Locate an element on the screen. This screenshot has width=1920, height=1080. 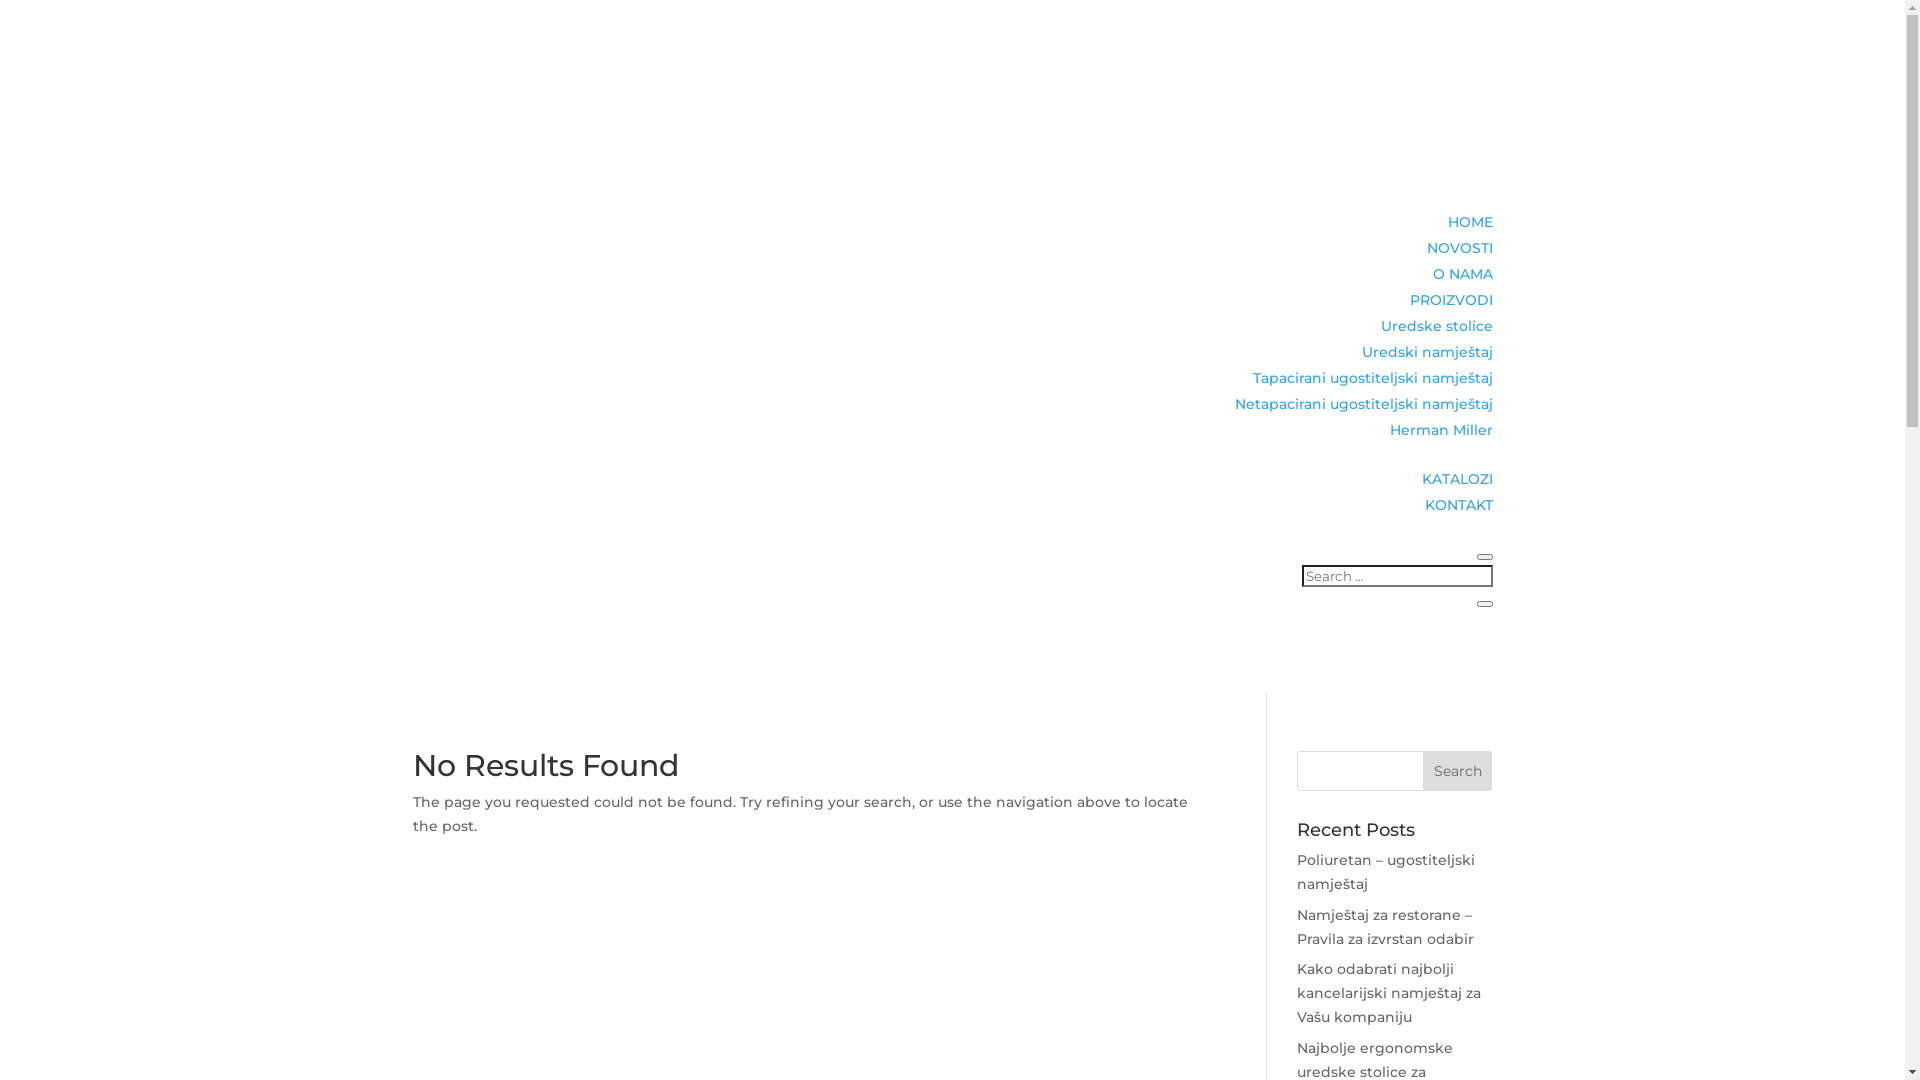
'NOVOSTI' is located at coordinates (1459, 246).